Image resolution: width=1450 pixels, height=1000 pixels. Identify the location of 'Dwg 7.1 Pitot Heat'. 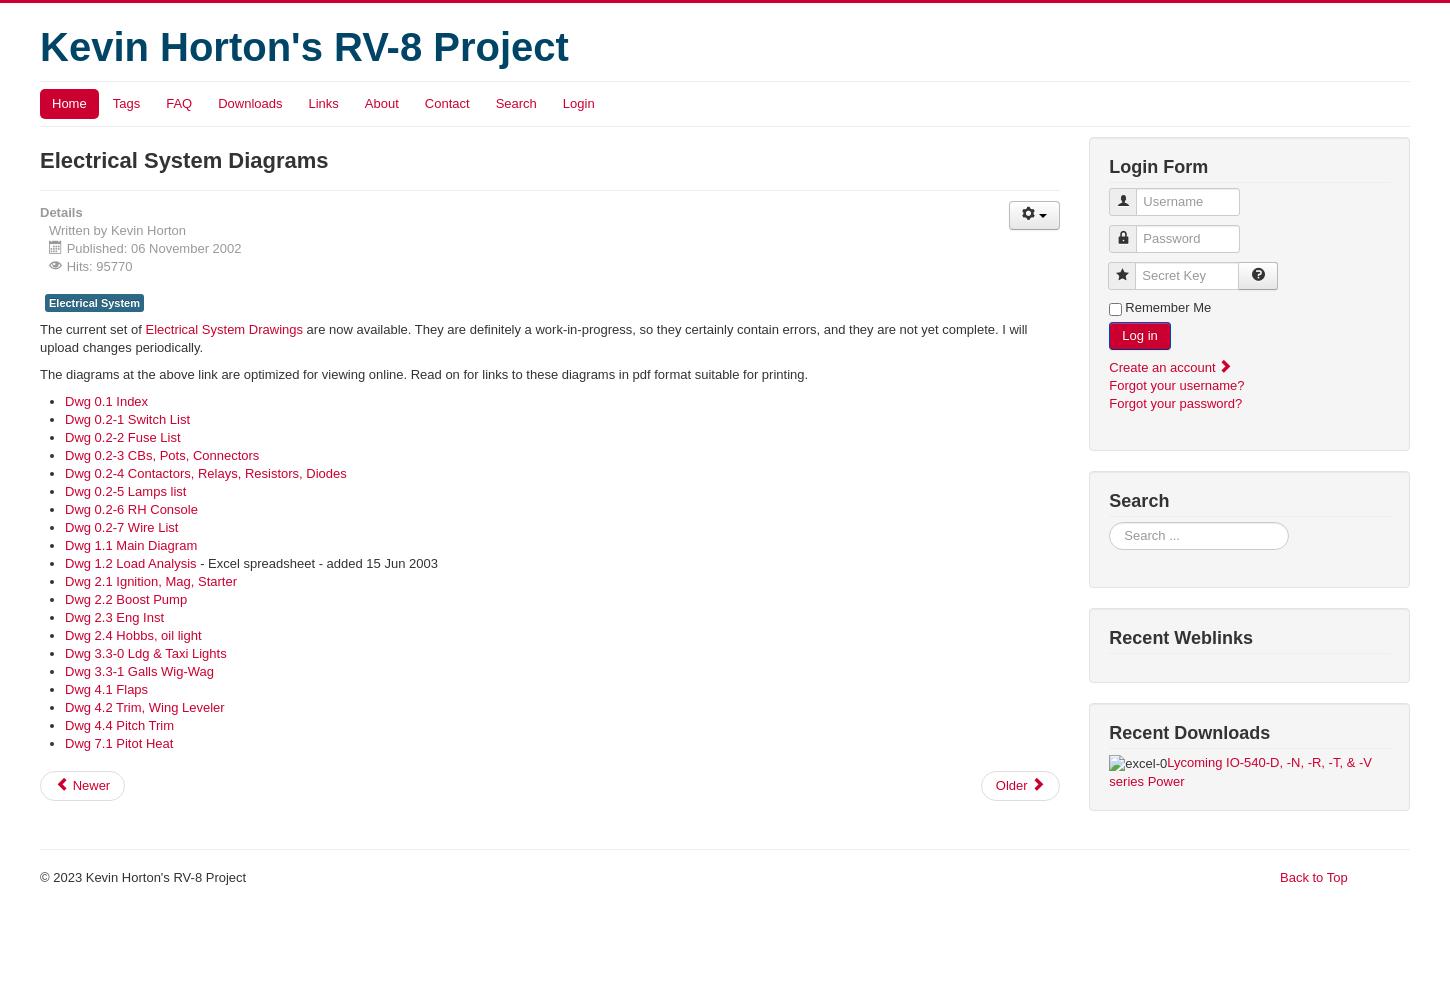
(119, 742).